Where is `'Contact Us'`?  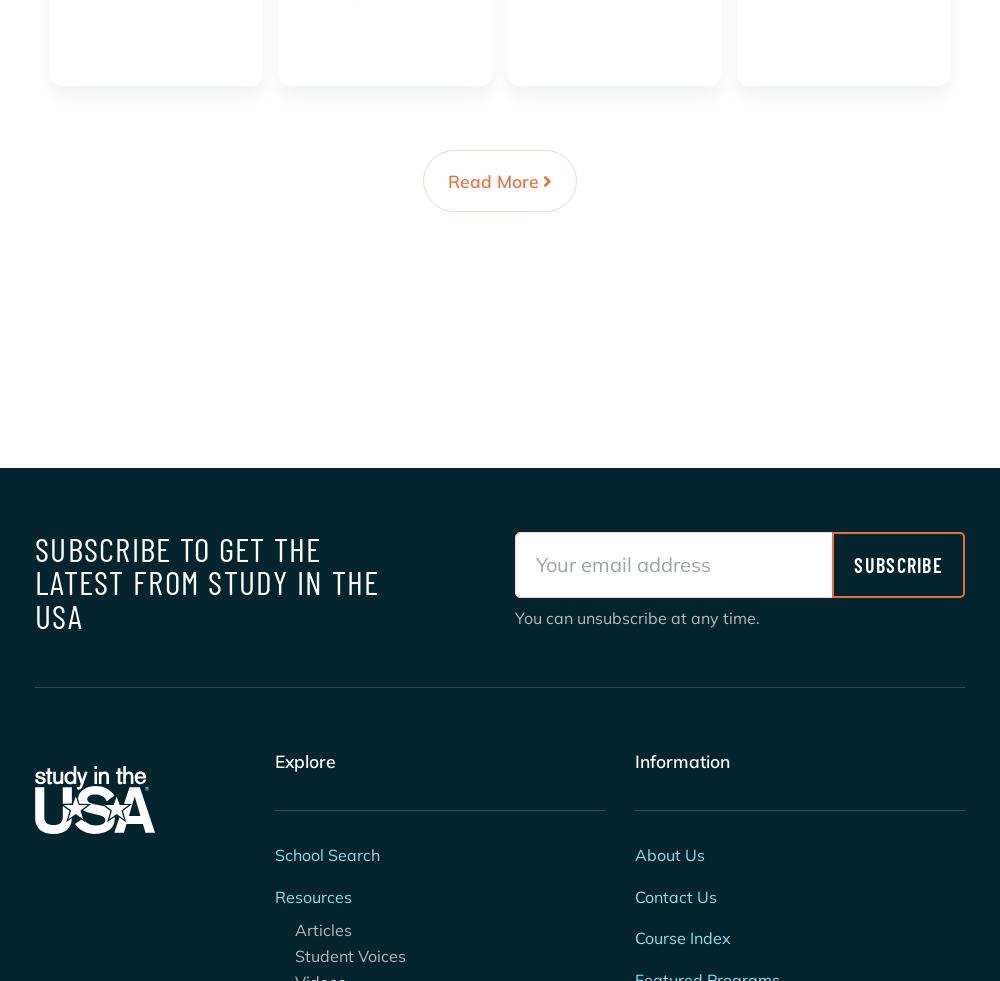
'Contact Us' is located at coordinates (676, 896).